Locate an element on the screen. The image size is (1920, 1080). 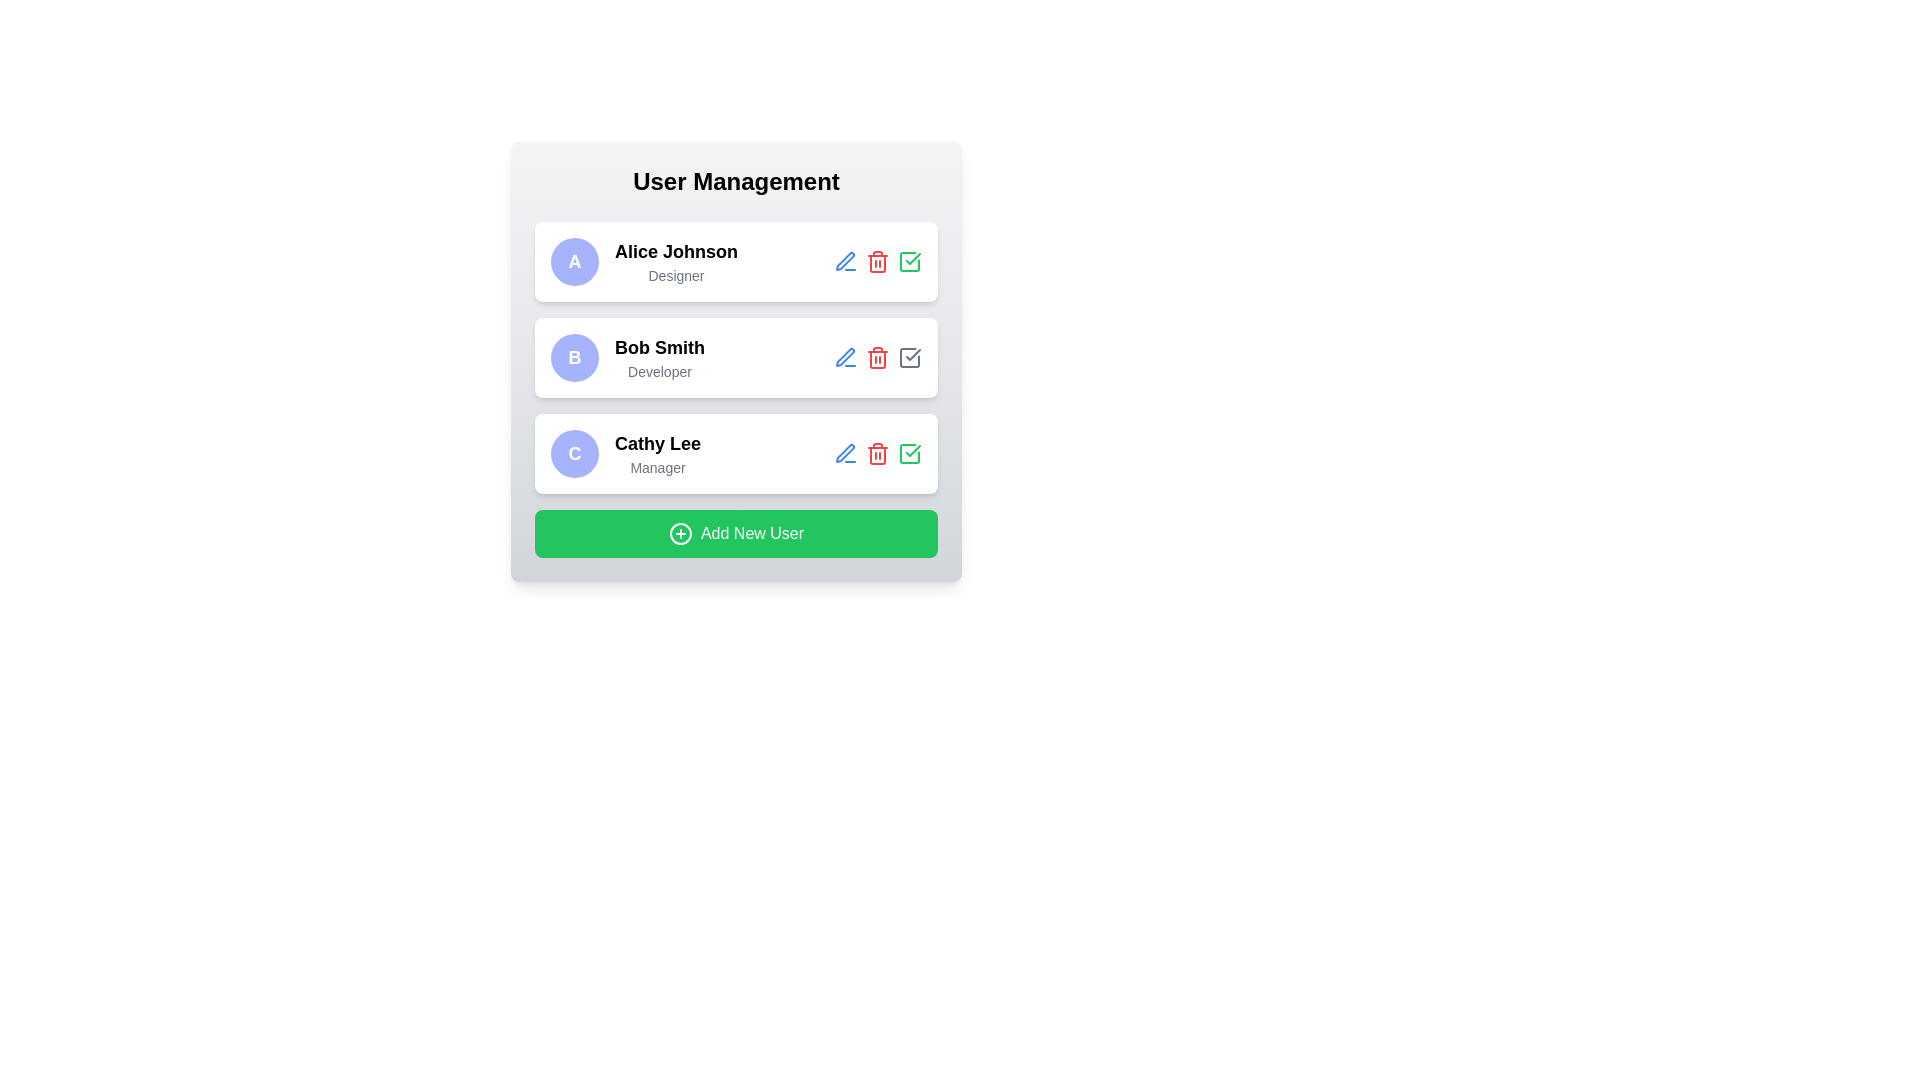
the circular '+' icon with a white outline on a green background, located to the left of the 'Add New User' text is located at coordinates (680, 532).